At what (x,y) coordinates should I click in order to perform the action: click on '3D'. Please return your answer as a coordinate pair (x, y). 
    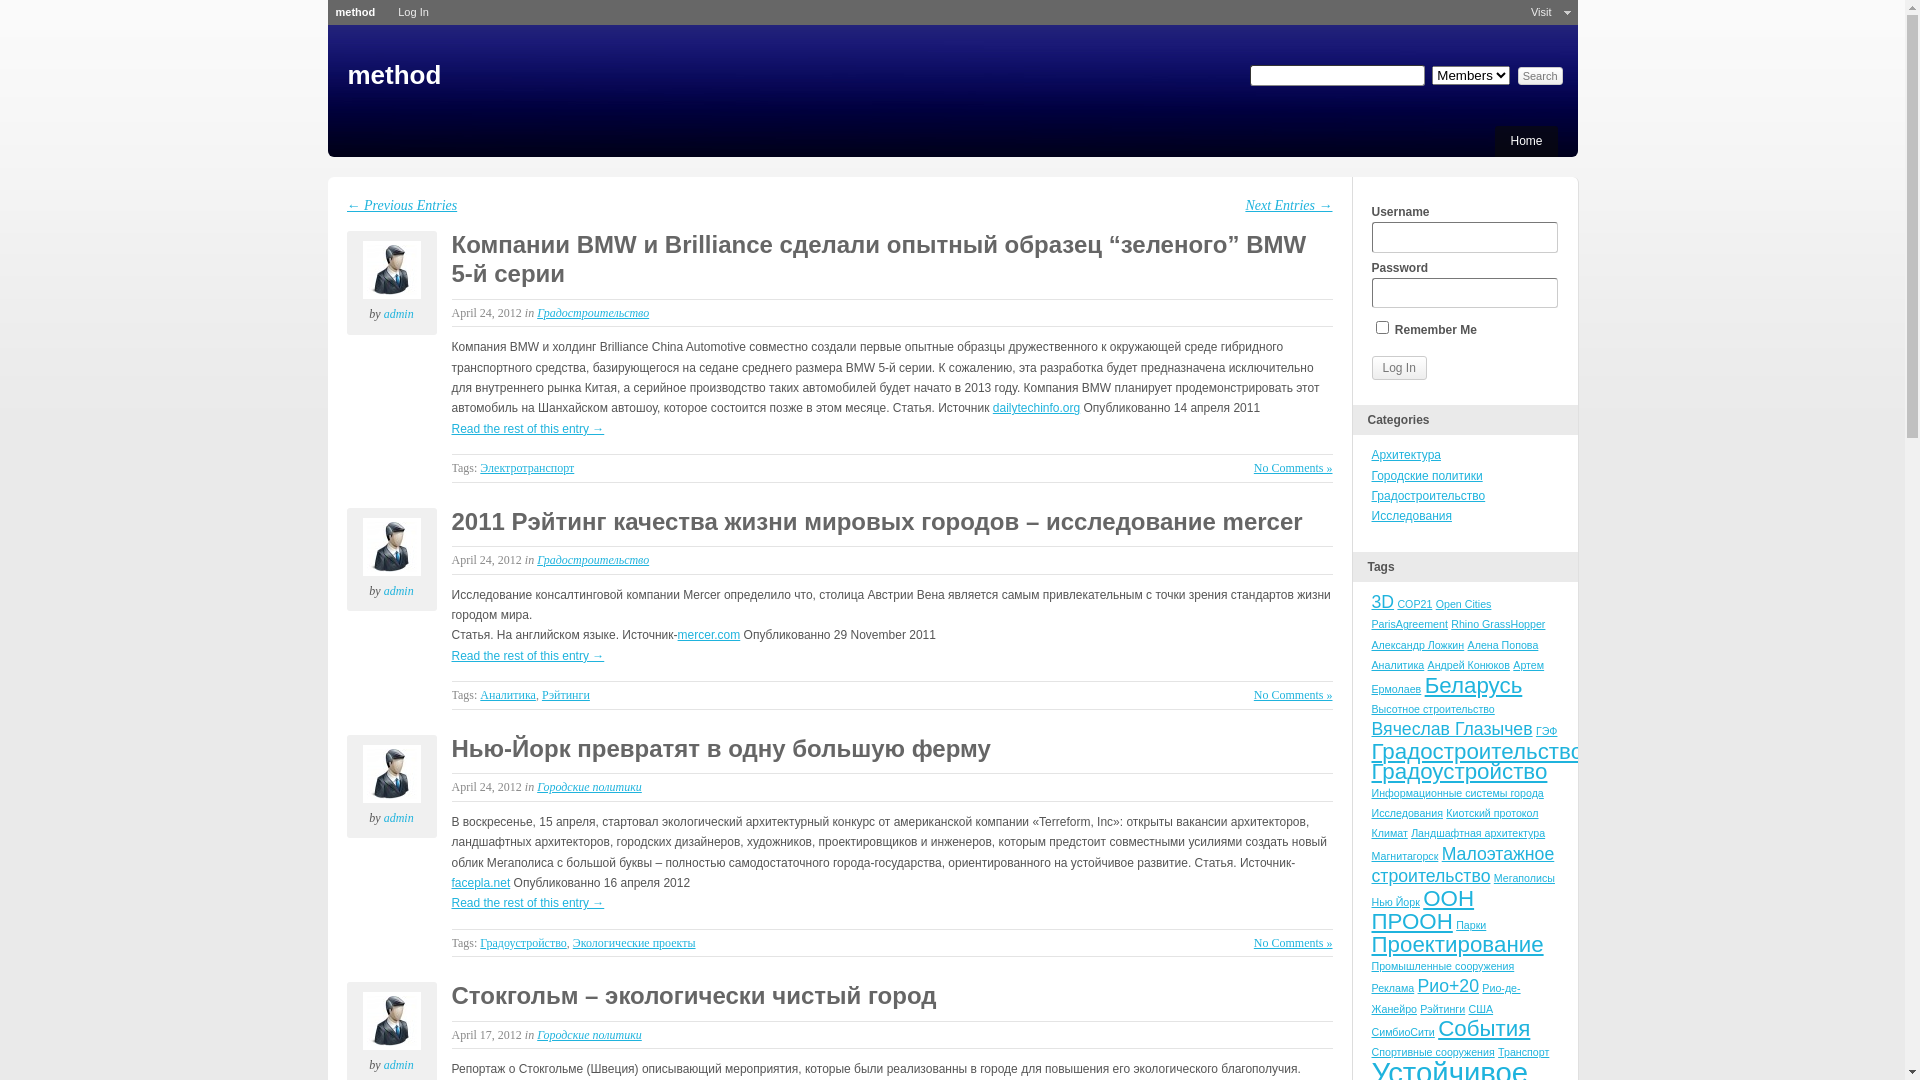
    Looking at the image, I should click on (1371, 600).